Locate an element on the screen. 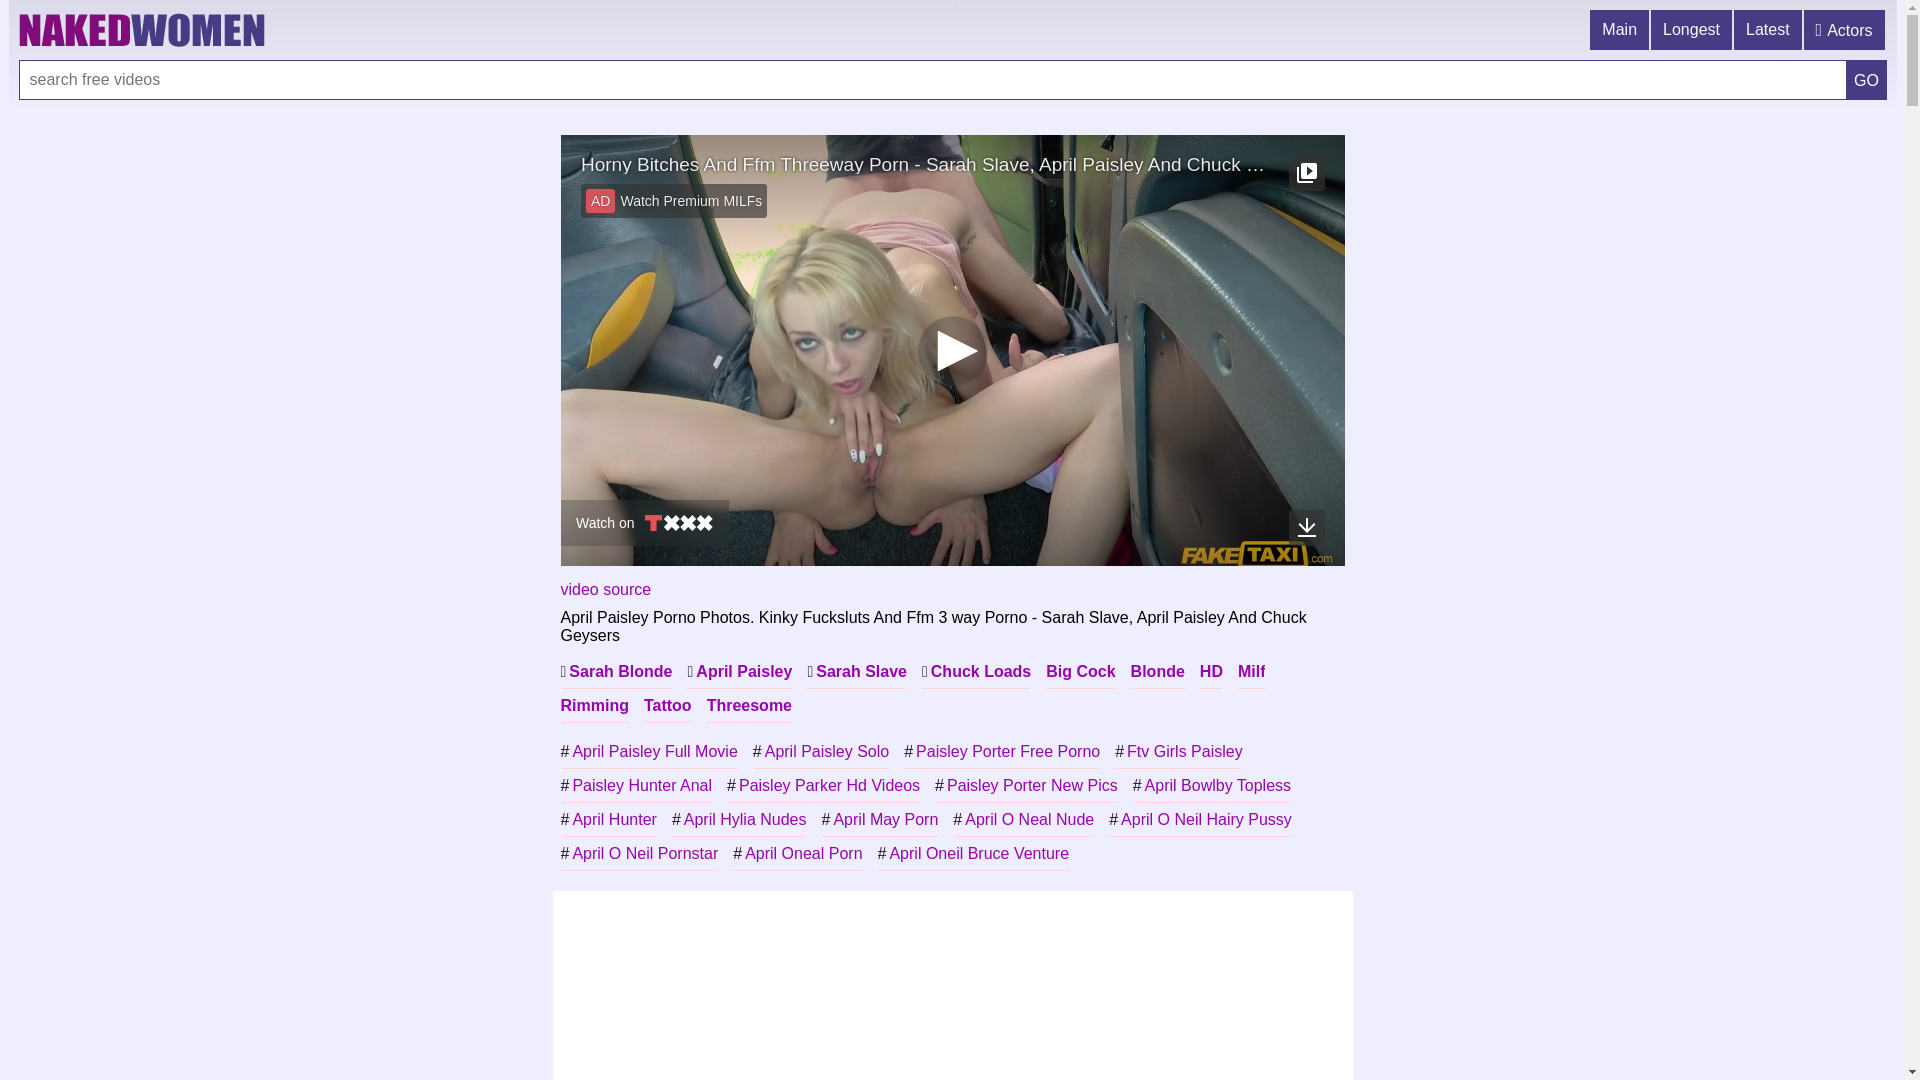 The height and width of the screenshot is (1080, 1920). 'Paisley Parker Hd Videos' is located at coordinates (823, 785).